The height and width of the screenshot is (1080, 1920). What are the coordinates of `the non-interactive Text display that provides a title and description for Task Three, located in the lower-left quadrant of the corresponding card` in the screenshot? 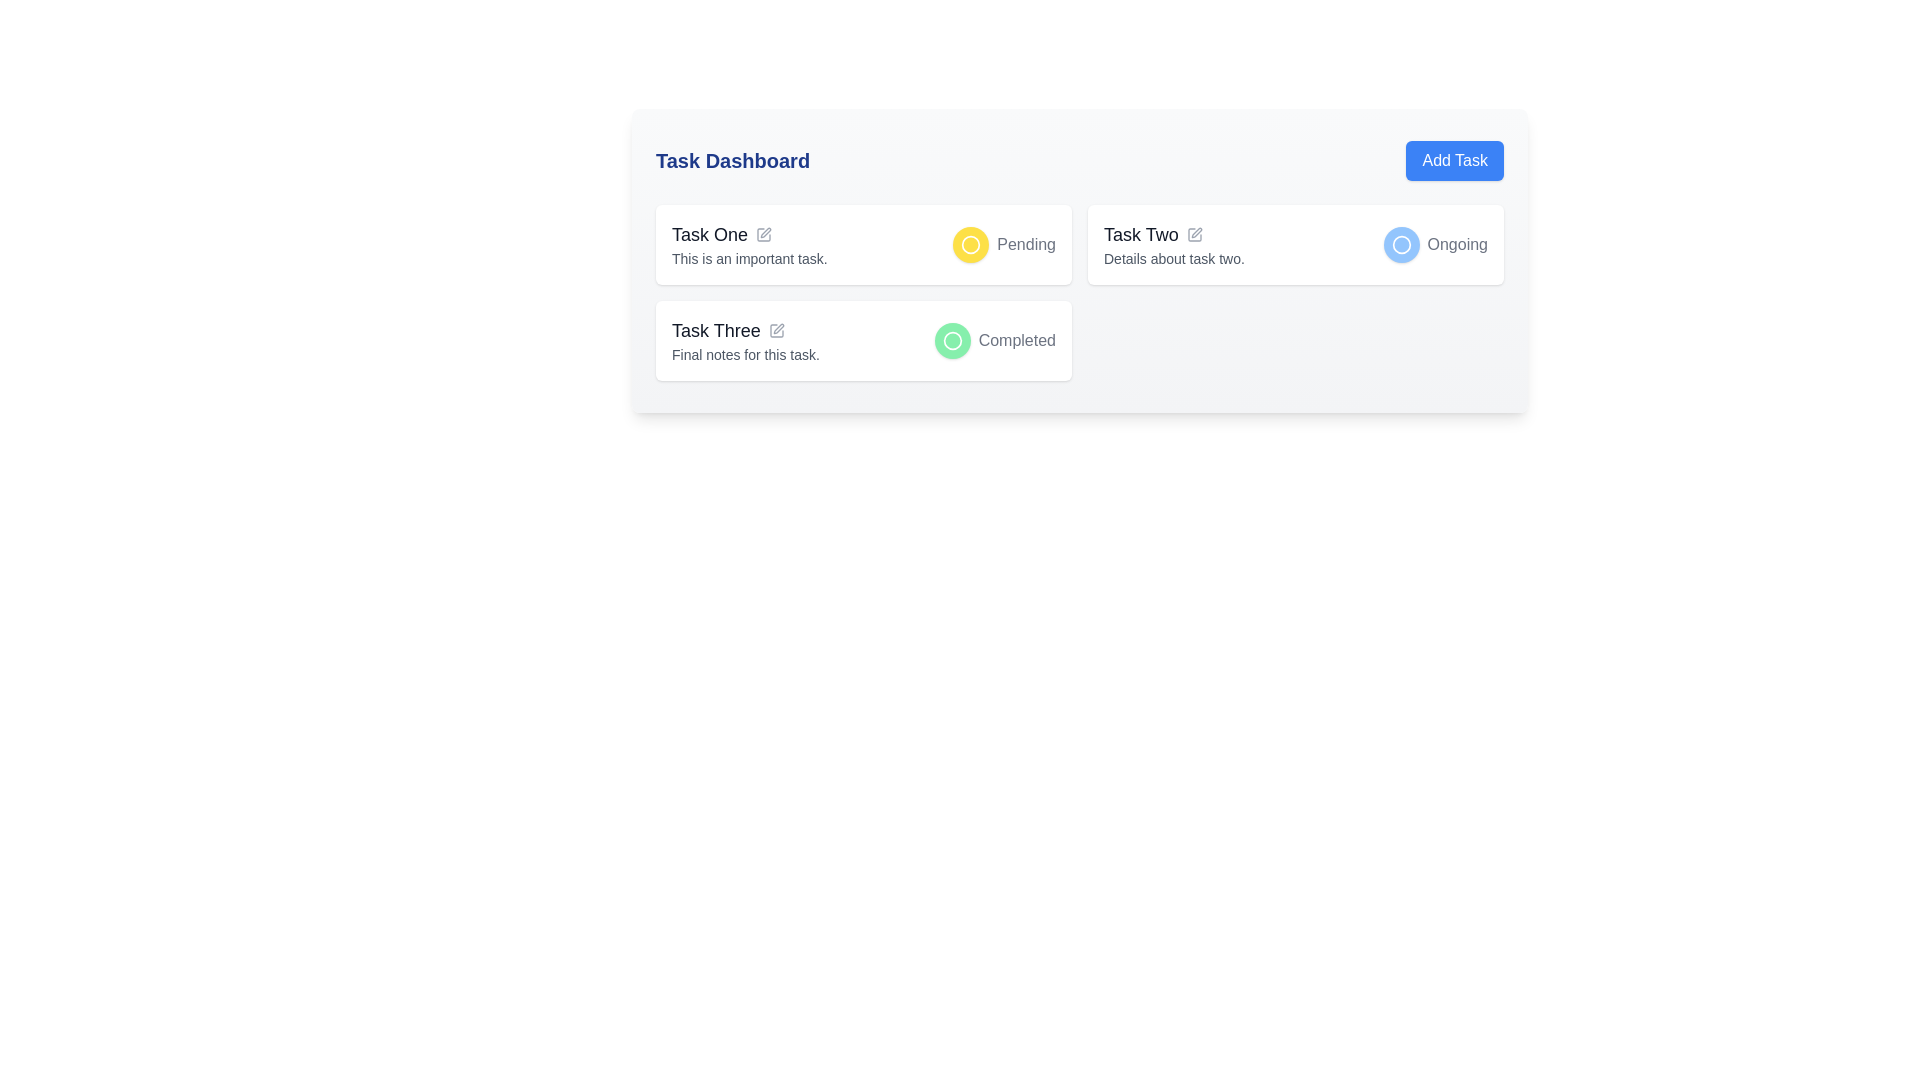 It's located at (744, 339).